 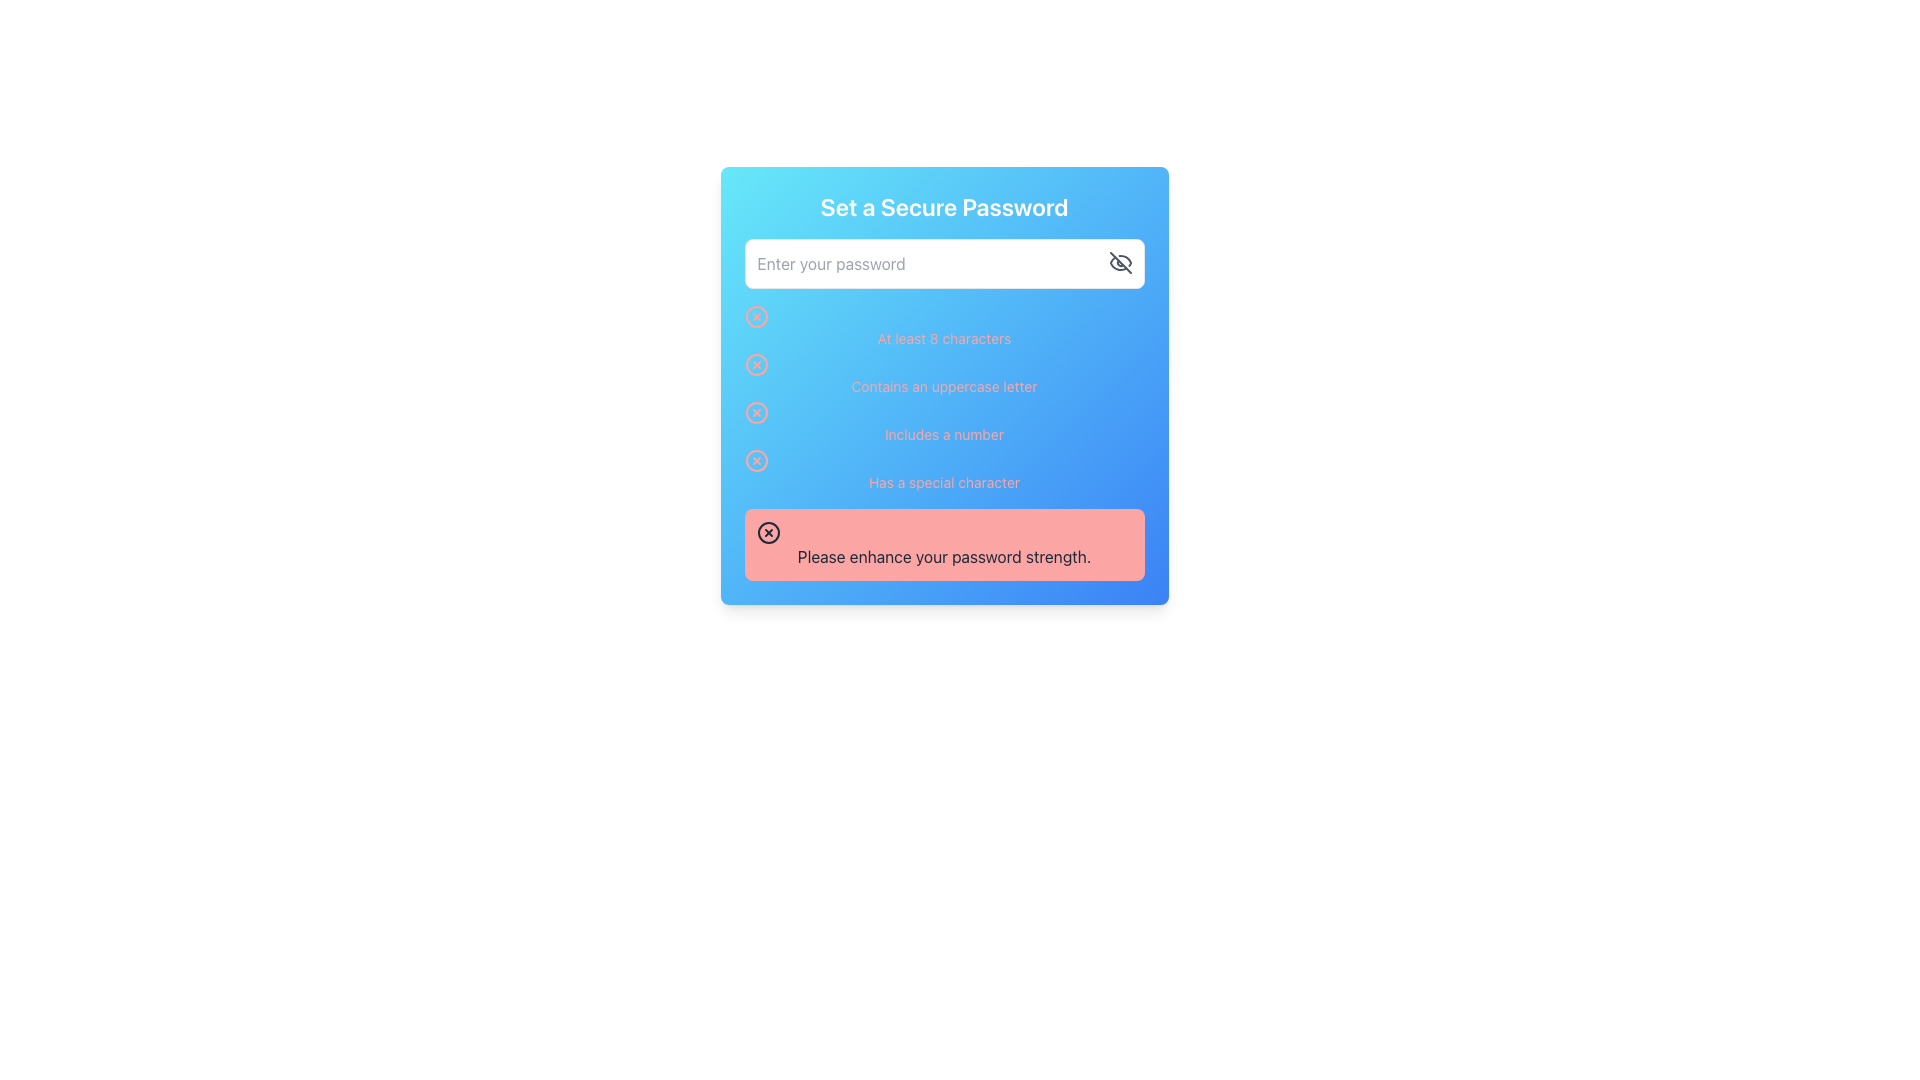 I want to click on the status indicator icon that shows whether the 'Has a special character' criterion for password strength is met, located to the left of the text 'Has a special character.', so click(x=755, y=461).